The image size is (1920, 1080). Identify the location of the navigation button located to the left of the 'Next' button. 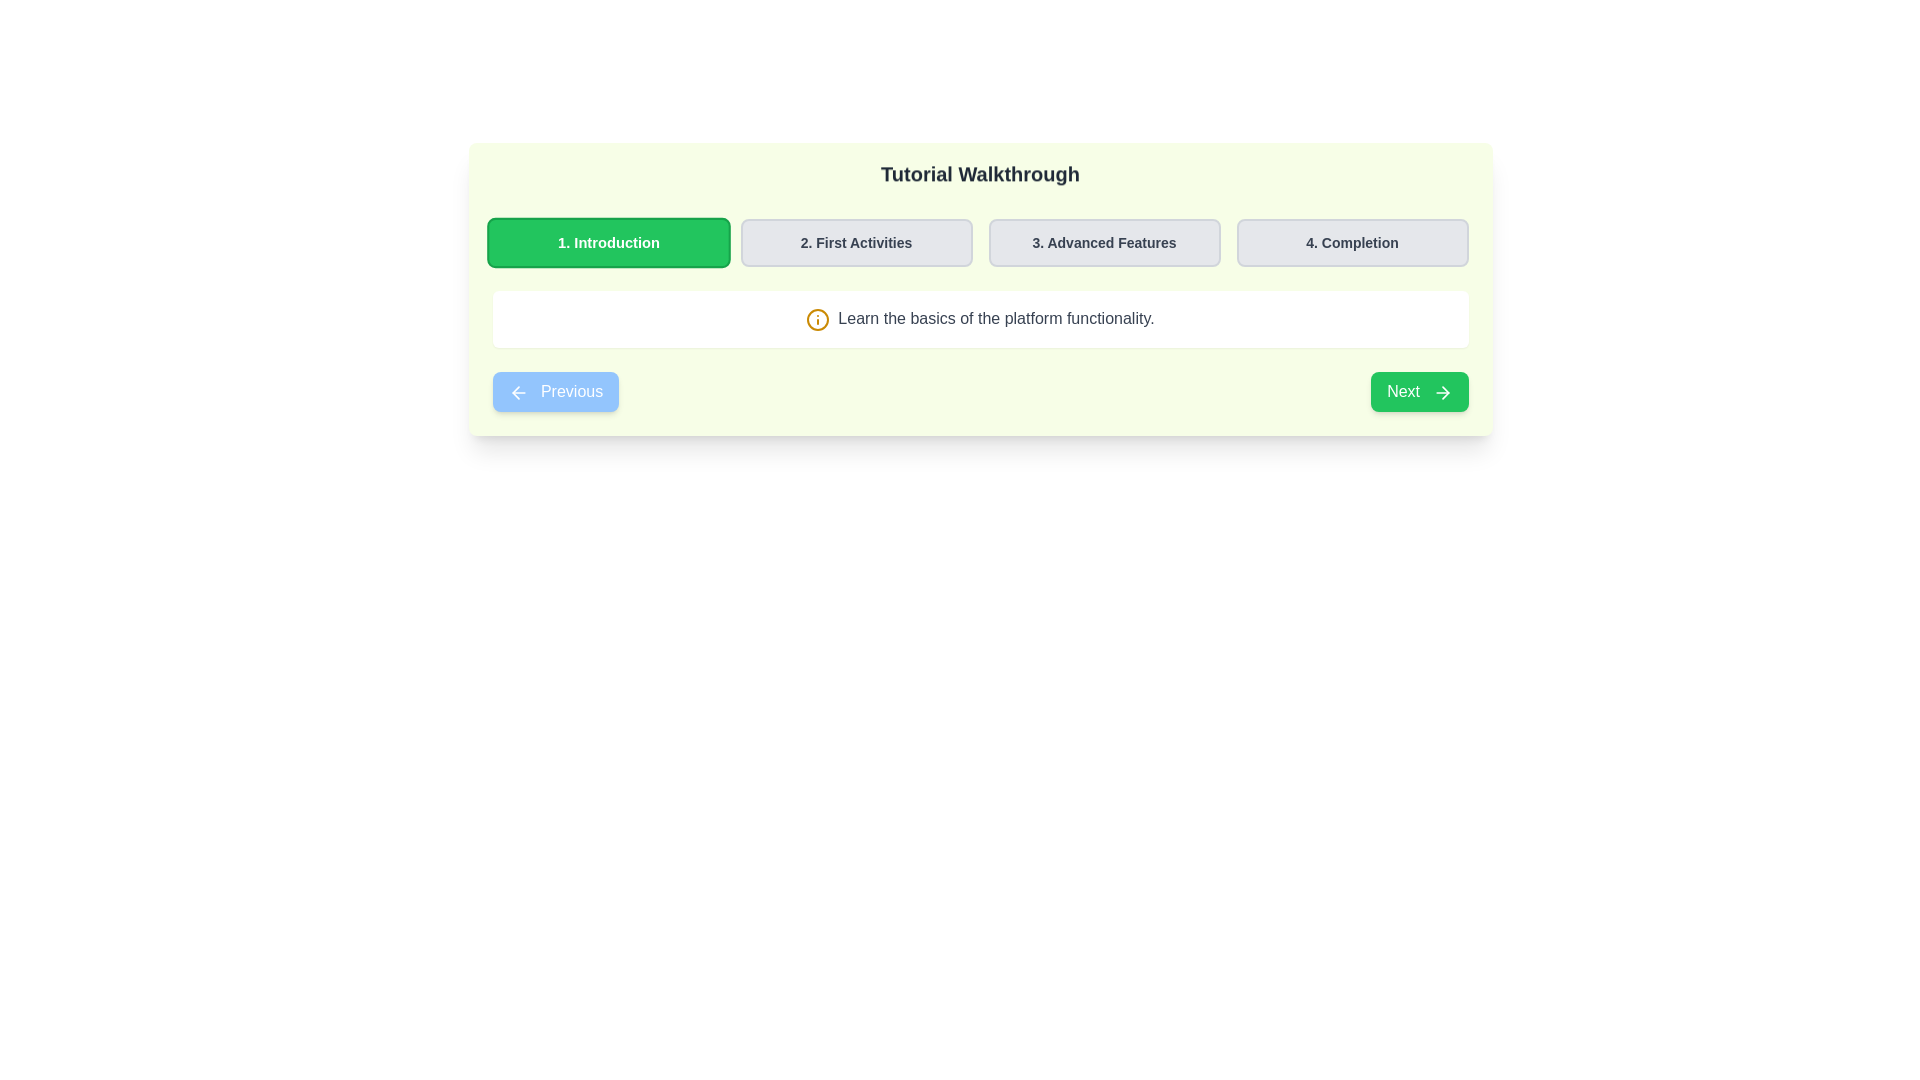
(555, 391).